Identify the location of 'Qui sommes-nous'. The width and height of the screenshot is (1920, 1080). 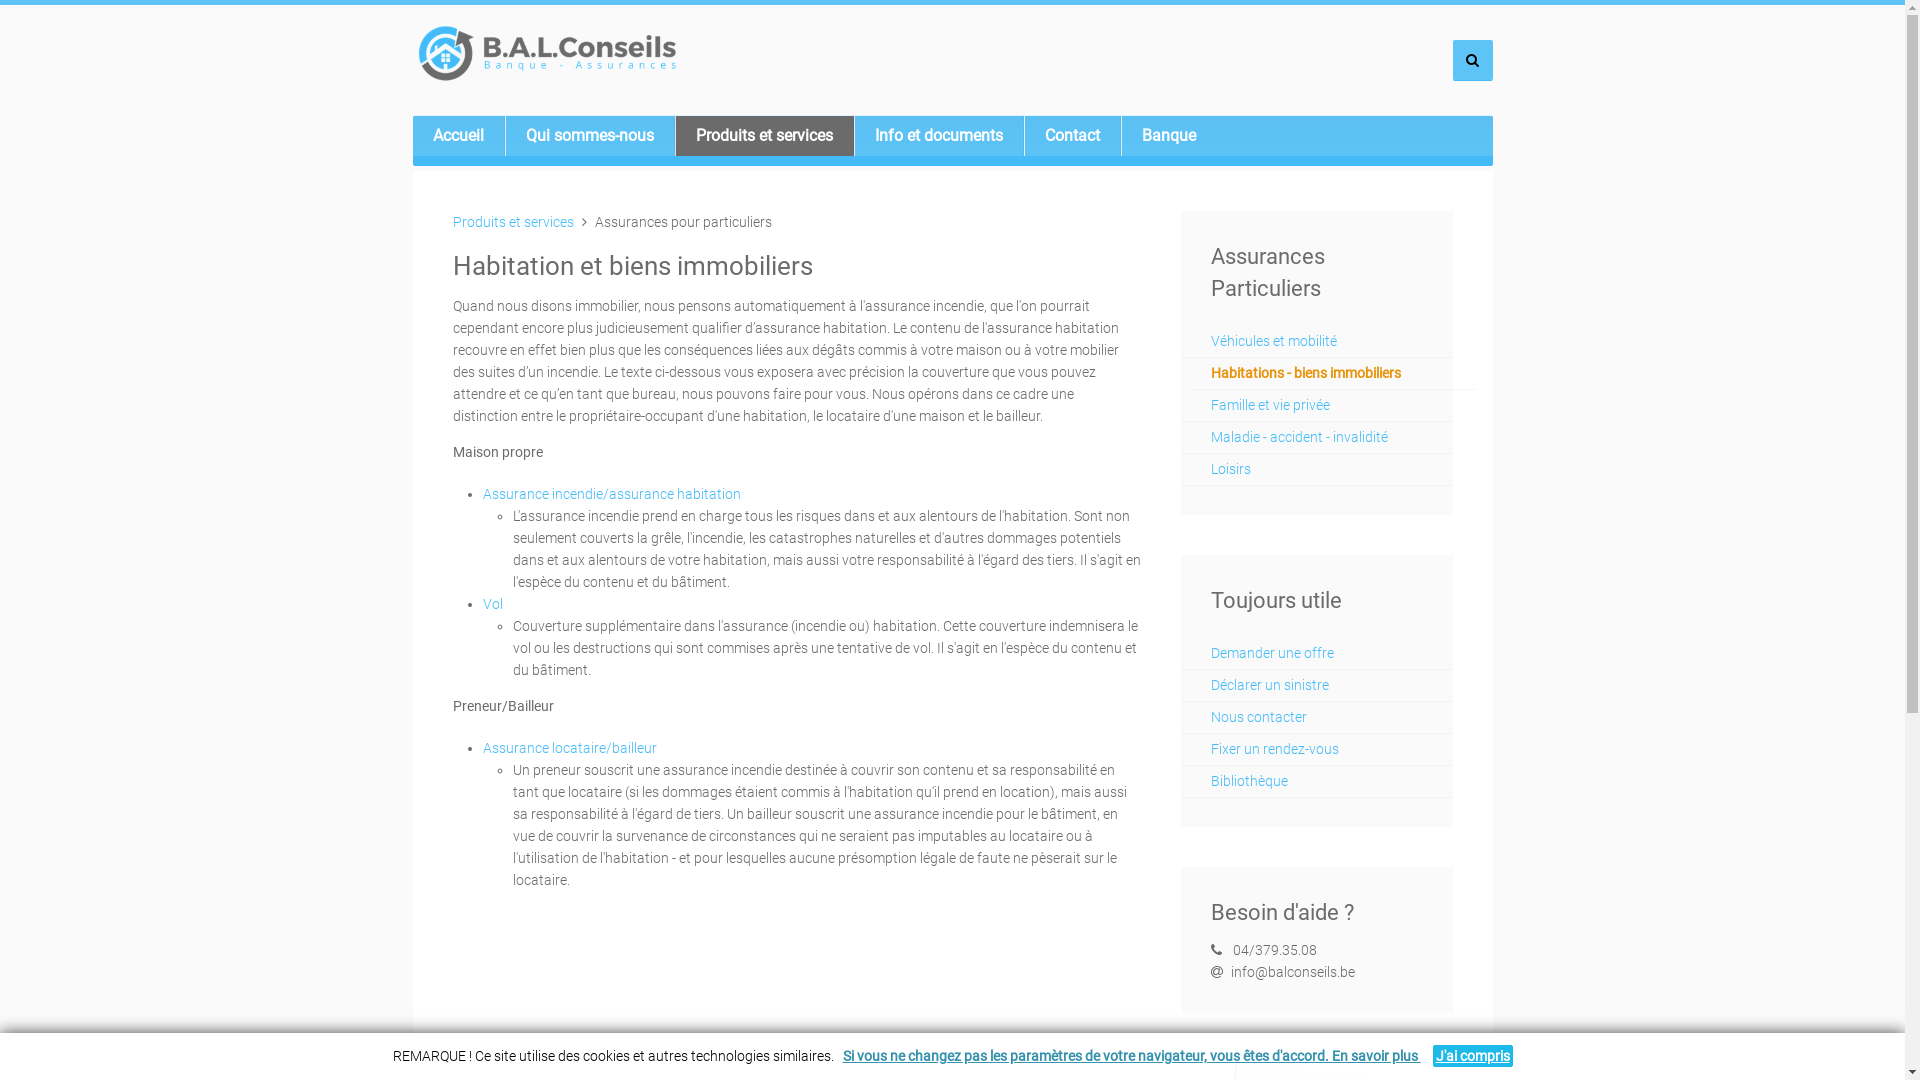
(588, 135).